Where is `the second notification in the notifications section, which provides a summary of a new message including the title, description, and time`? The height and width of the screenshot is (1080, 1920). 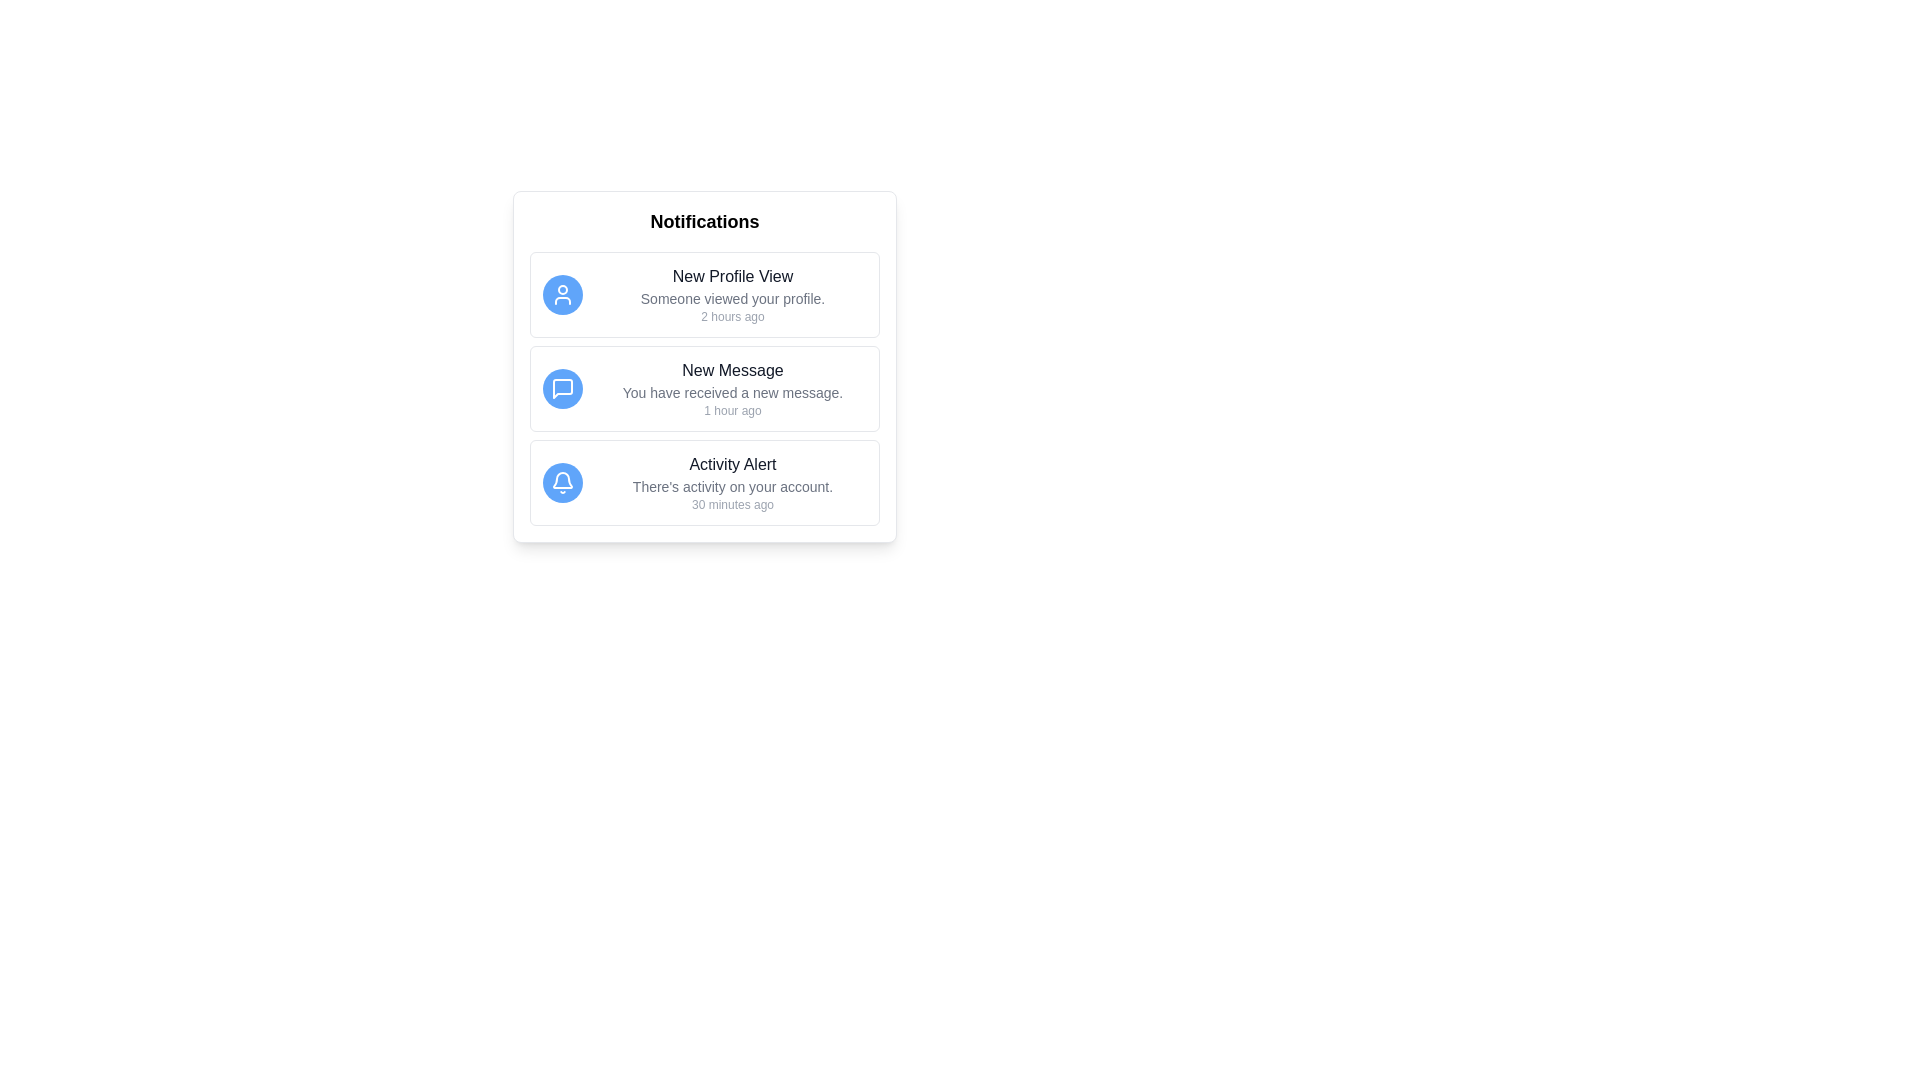
the second notification in the notifications section, which provides a summary of a new message including the title, description, and time is located at coordinates (732, 389).